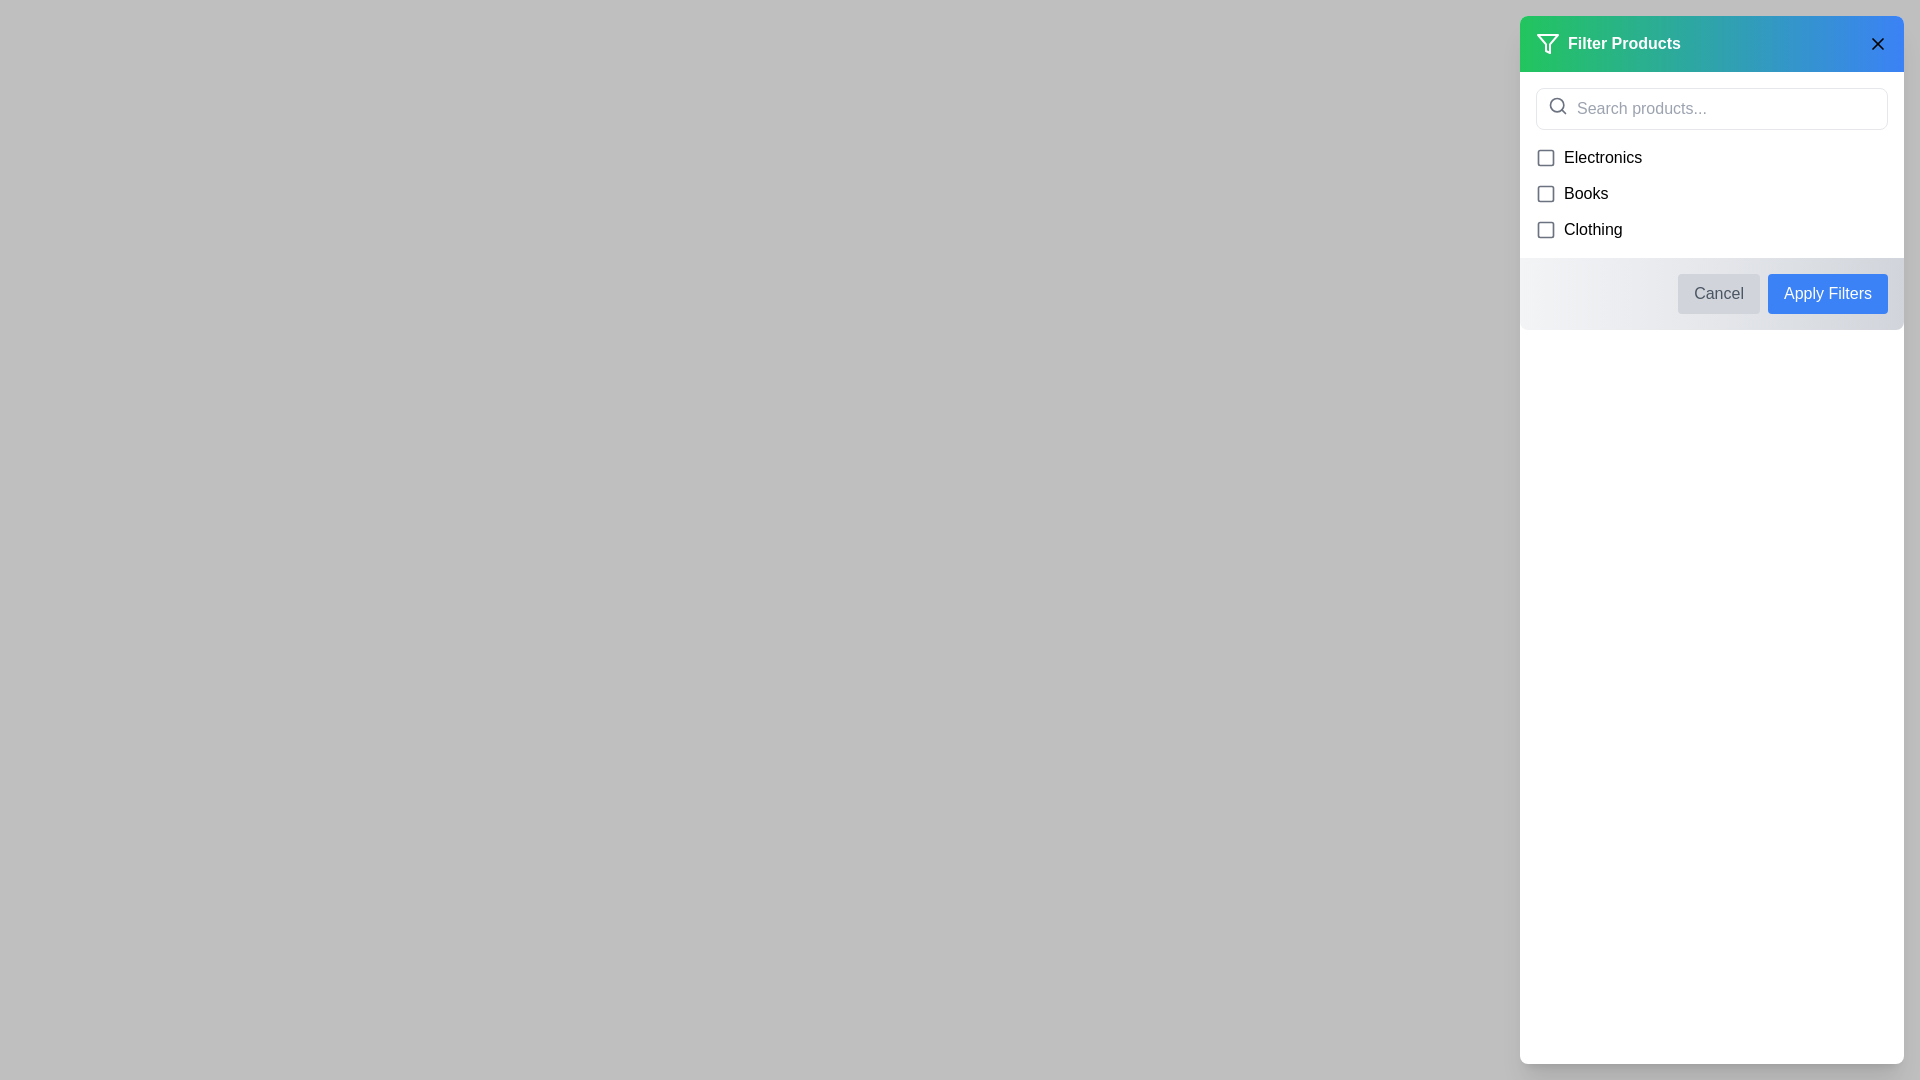  Describe the element at coordinates (1544, 193) in the screenshot. I see `the checkbox for the 'Books' filter located in the vertical list of filter options` at that location.